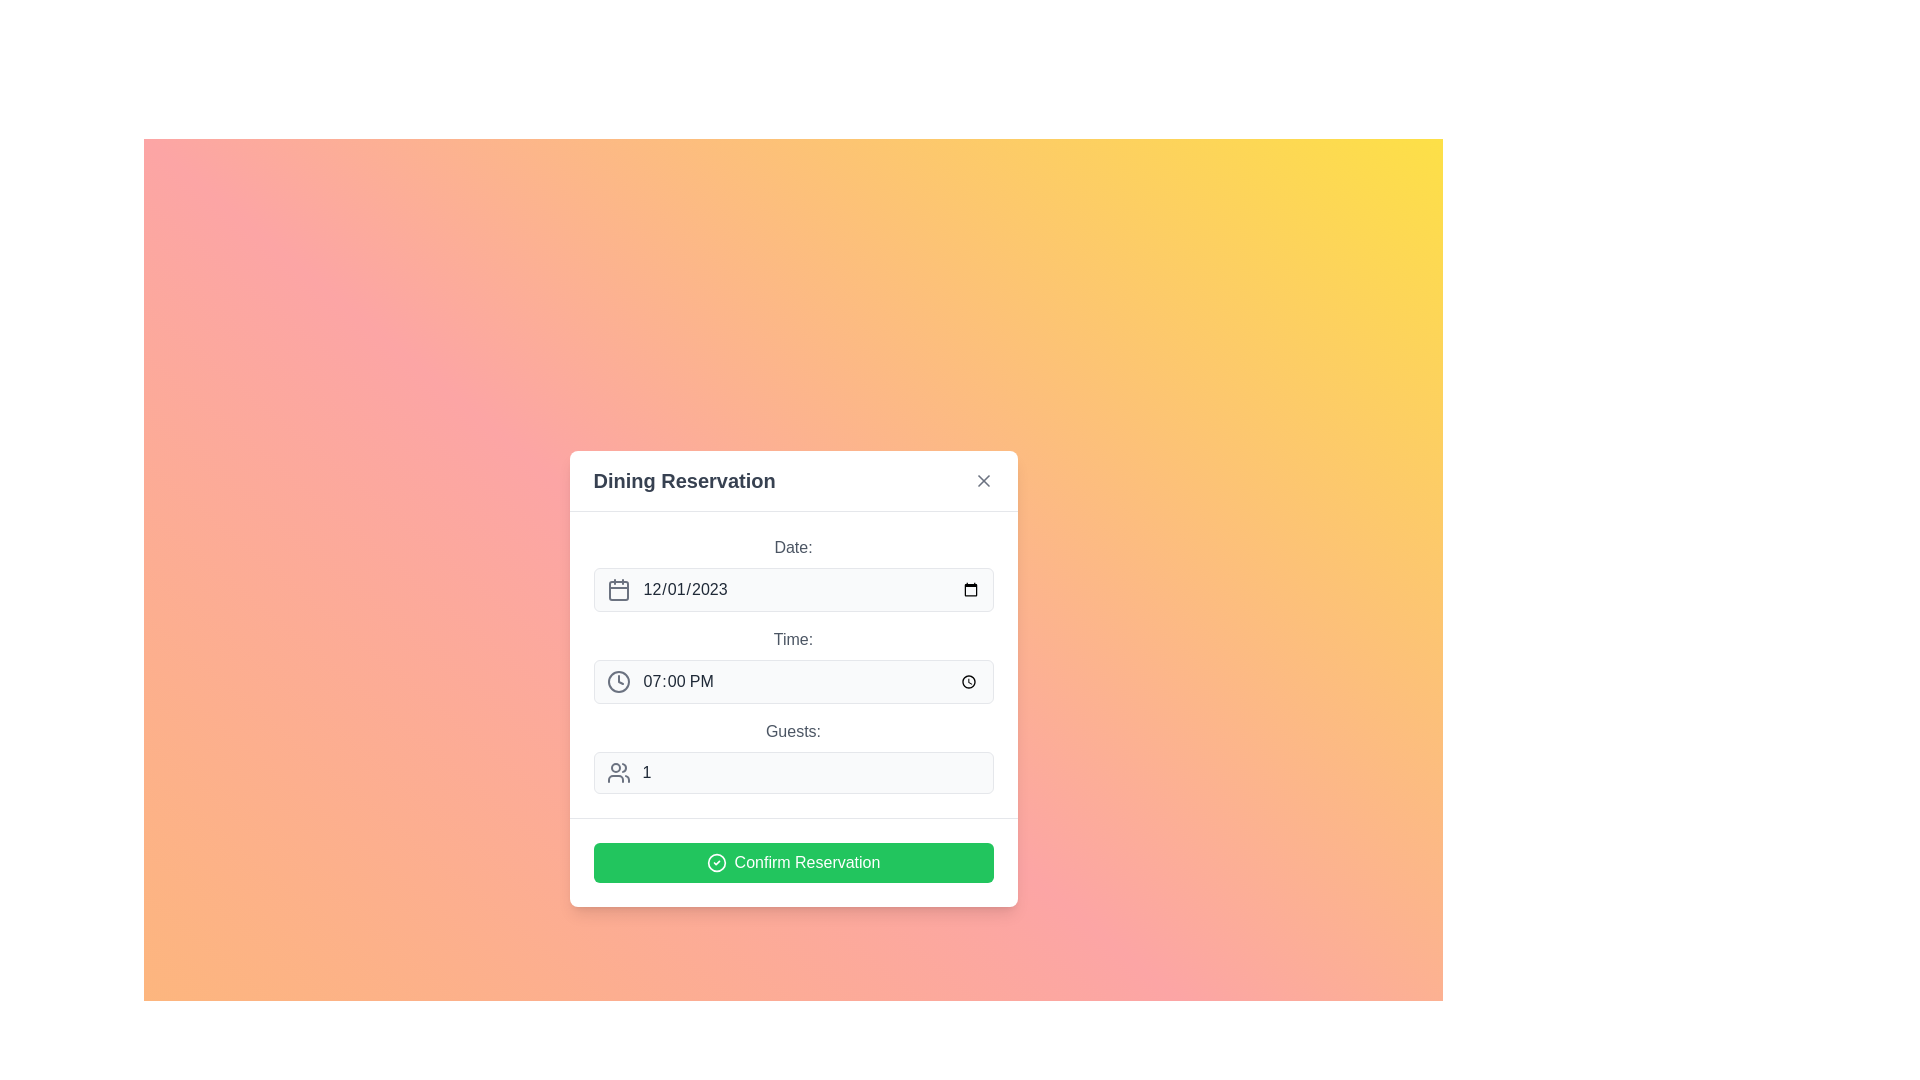 Image resolution: width=1920 pixels, height=1080 pixels. Describe the element at coordinates (792, 732) in the screenshot. I see `the static text label that describes the guest count in the 'Dining Reservation' interface, which is positioned below the 'Date' and 'Time' input fields` at that location.